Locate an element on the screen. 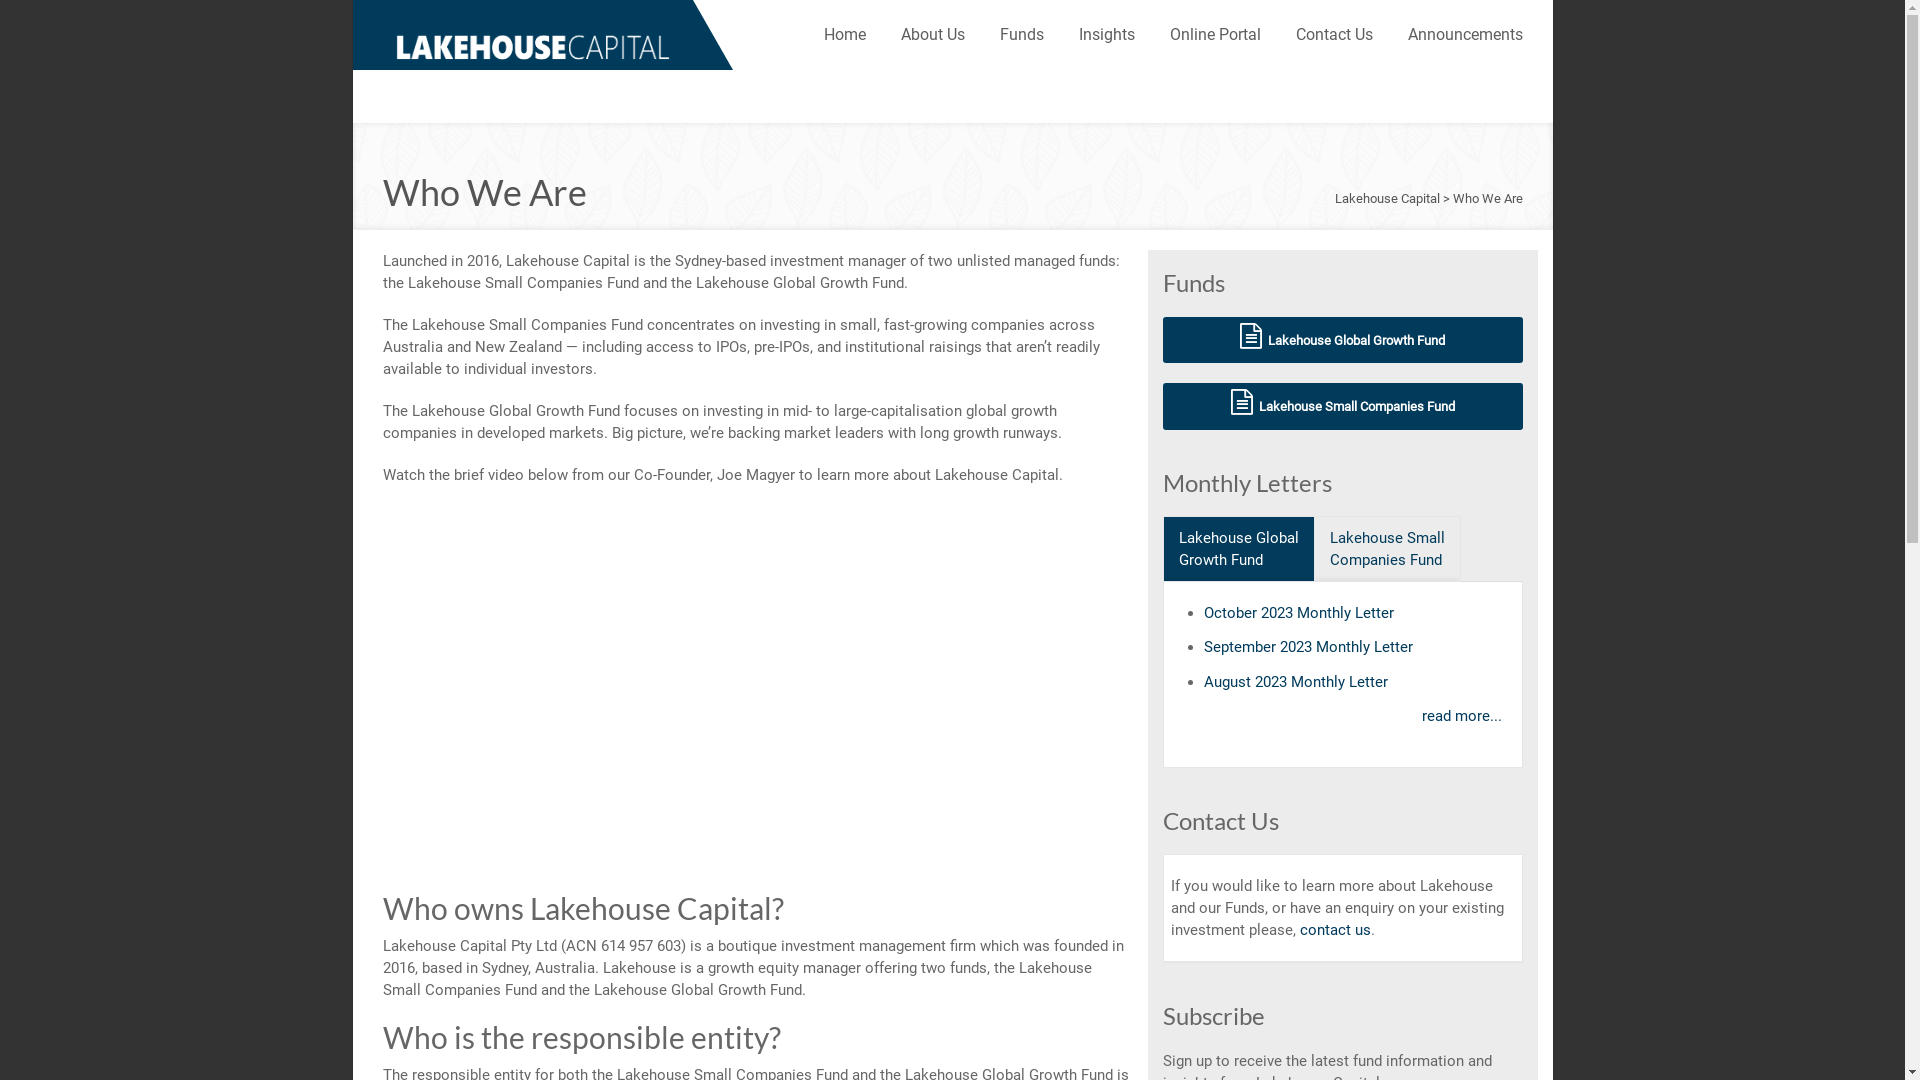  'contact us' is located at coordinates (1300, 929).